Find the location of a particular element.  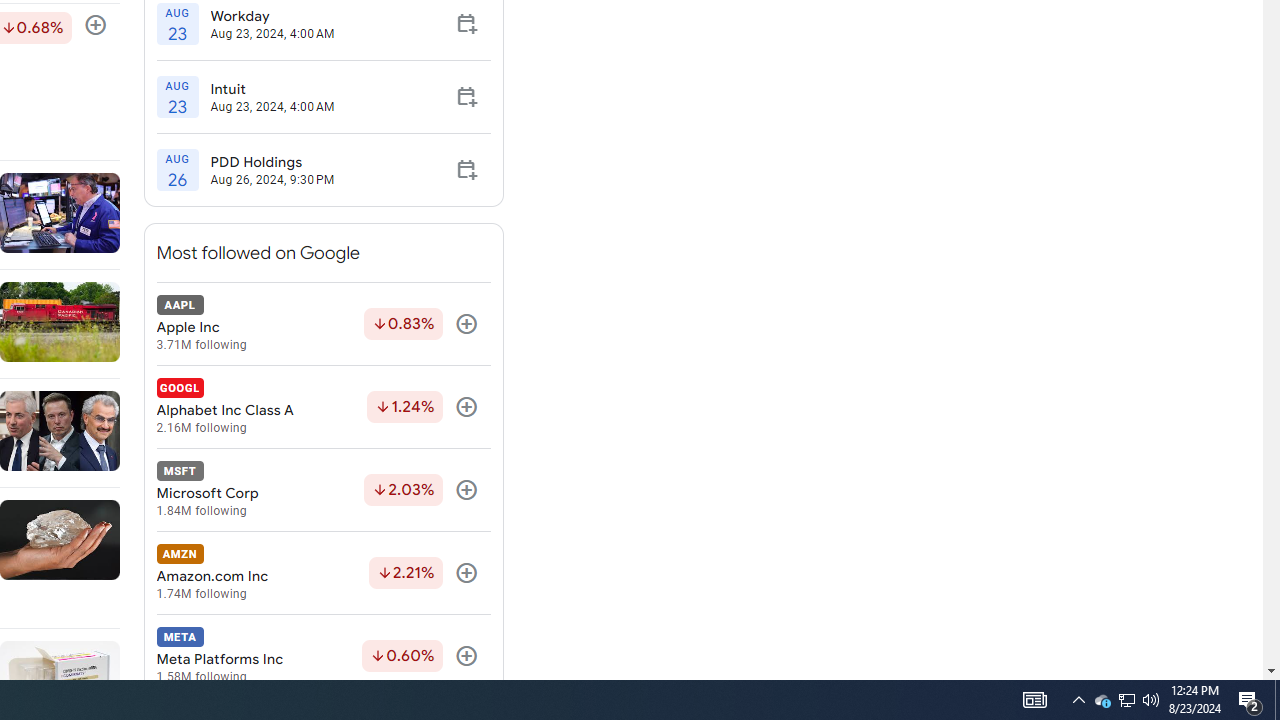

'PDD Holdings' is located at coordinates (271, 161).